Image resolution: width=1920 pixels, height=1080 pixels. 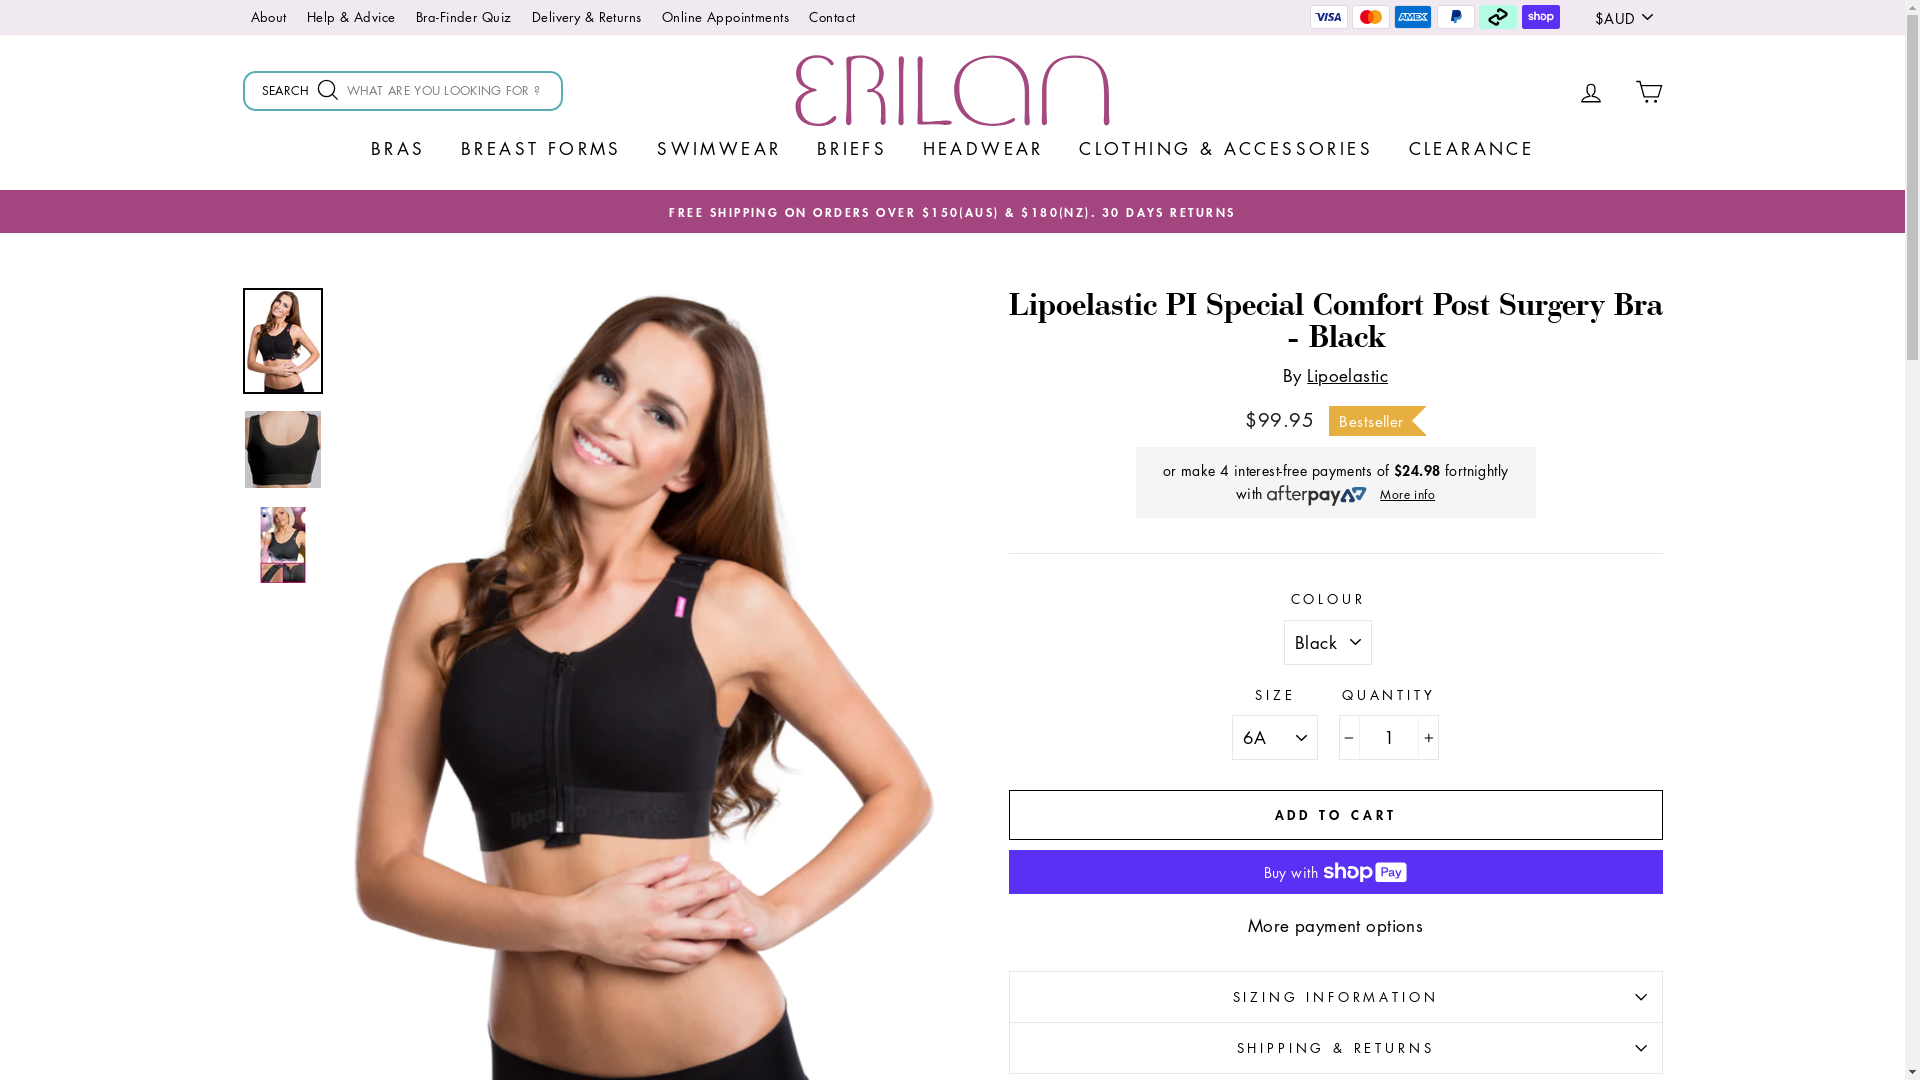 What do you see at coordinates (801, 146) in the screenshot?
I see `'BRIEFS'` at bounding box center [801, 146].